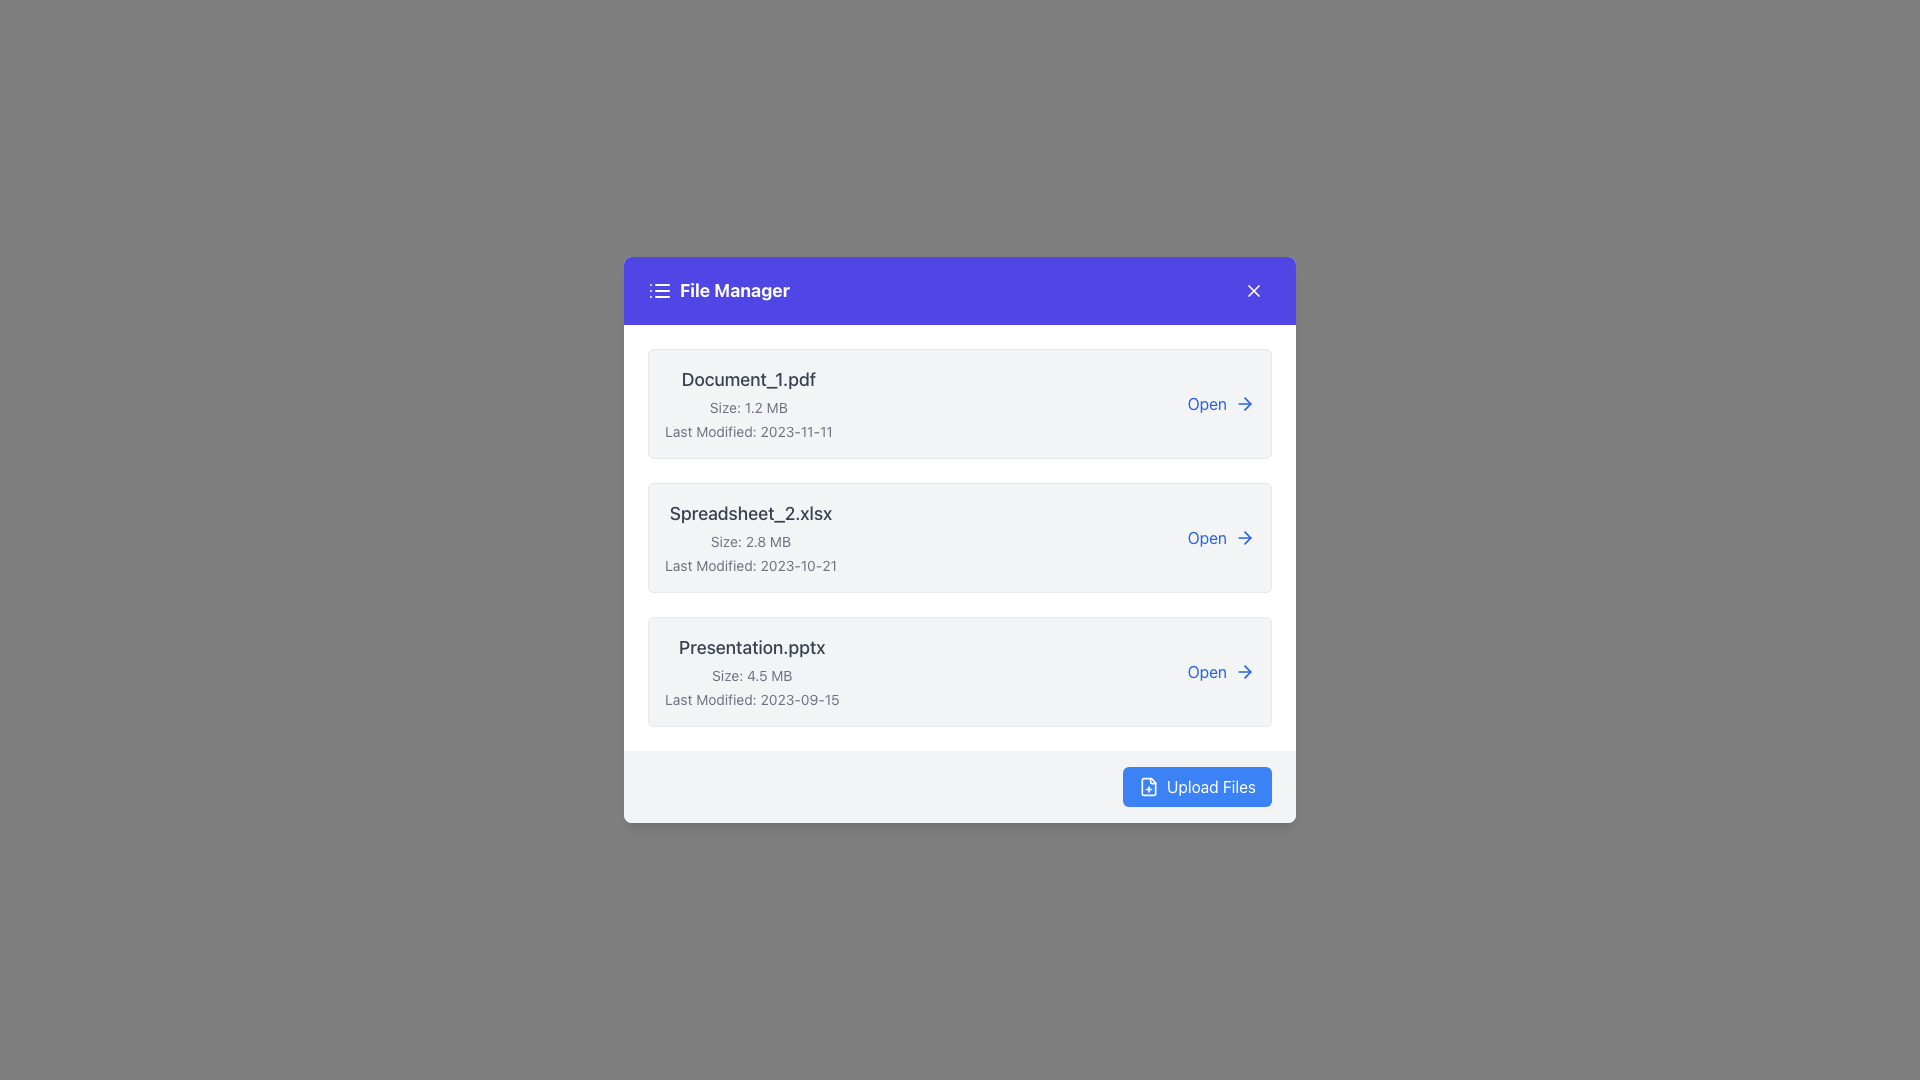 The width and height of the screenshot is (1920, 1080). What do you see at coordinates (1148, 785) in the screenshot?
I see `the vector icon resembling a document with a plus symbol, located to the left of the 'Upload Files' text within a button component at the bottom right of the interface` at bounding box center [1148, 785].